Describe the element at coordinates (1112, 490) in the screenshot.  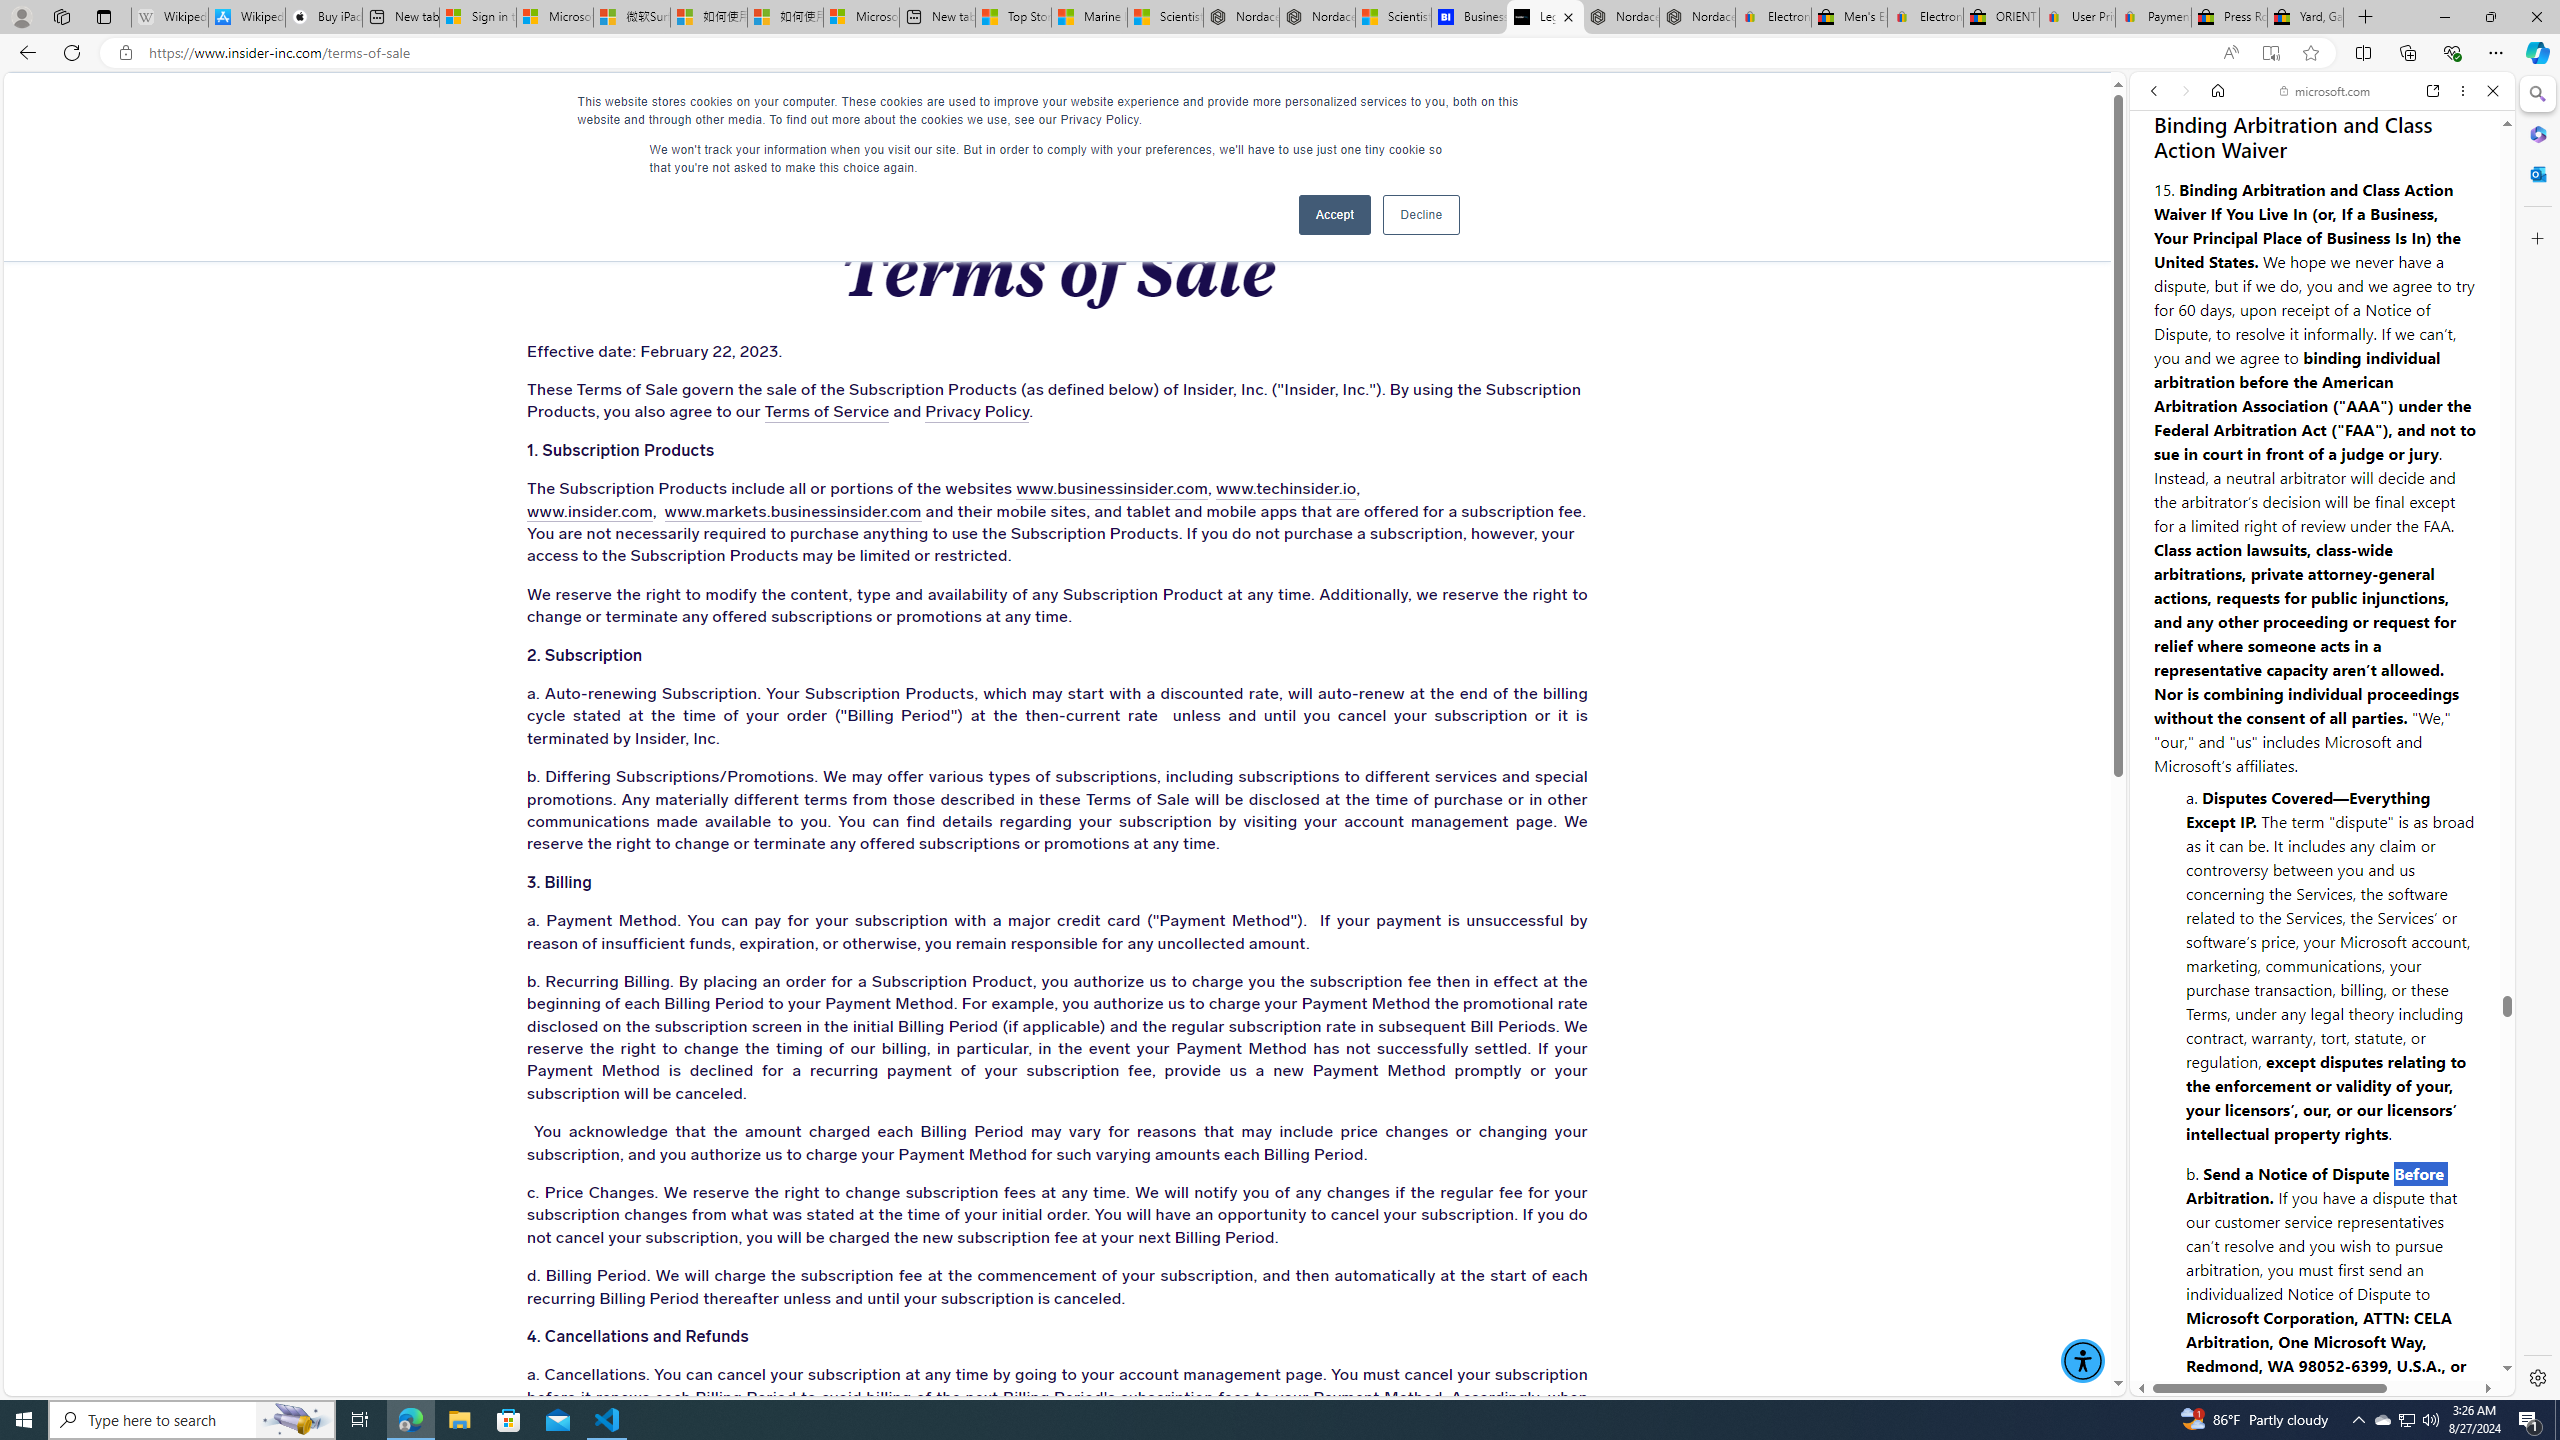
I see `'www.businessinsider.com'` at that location.